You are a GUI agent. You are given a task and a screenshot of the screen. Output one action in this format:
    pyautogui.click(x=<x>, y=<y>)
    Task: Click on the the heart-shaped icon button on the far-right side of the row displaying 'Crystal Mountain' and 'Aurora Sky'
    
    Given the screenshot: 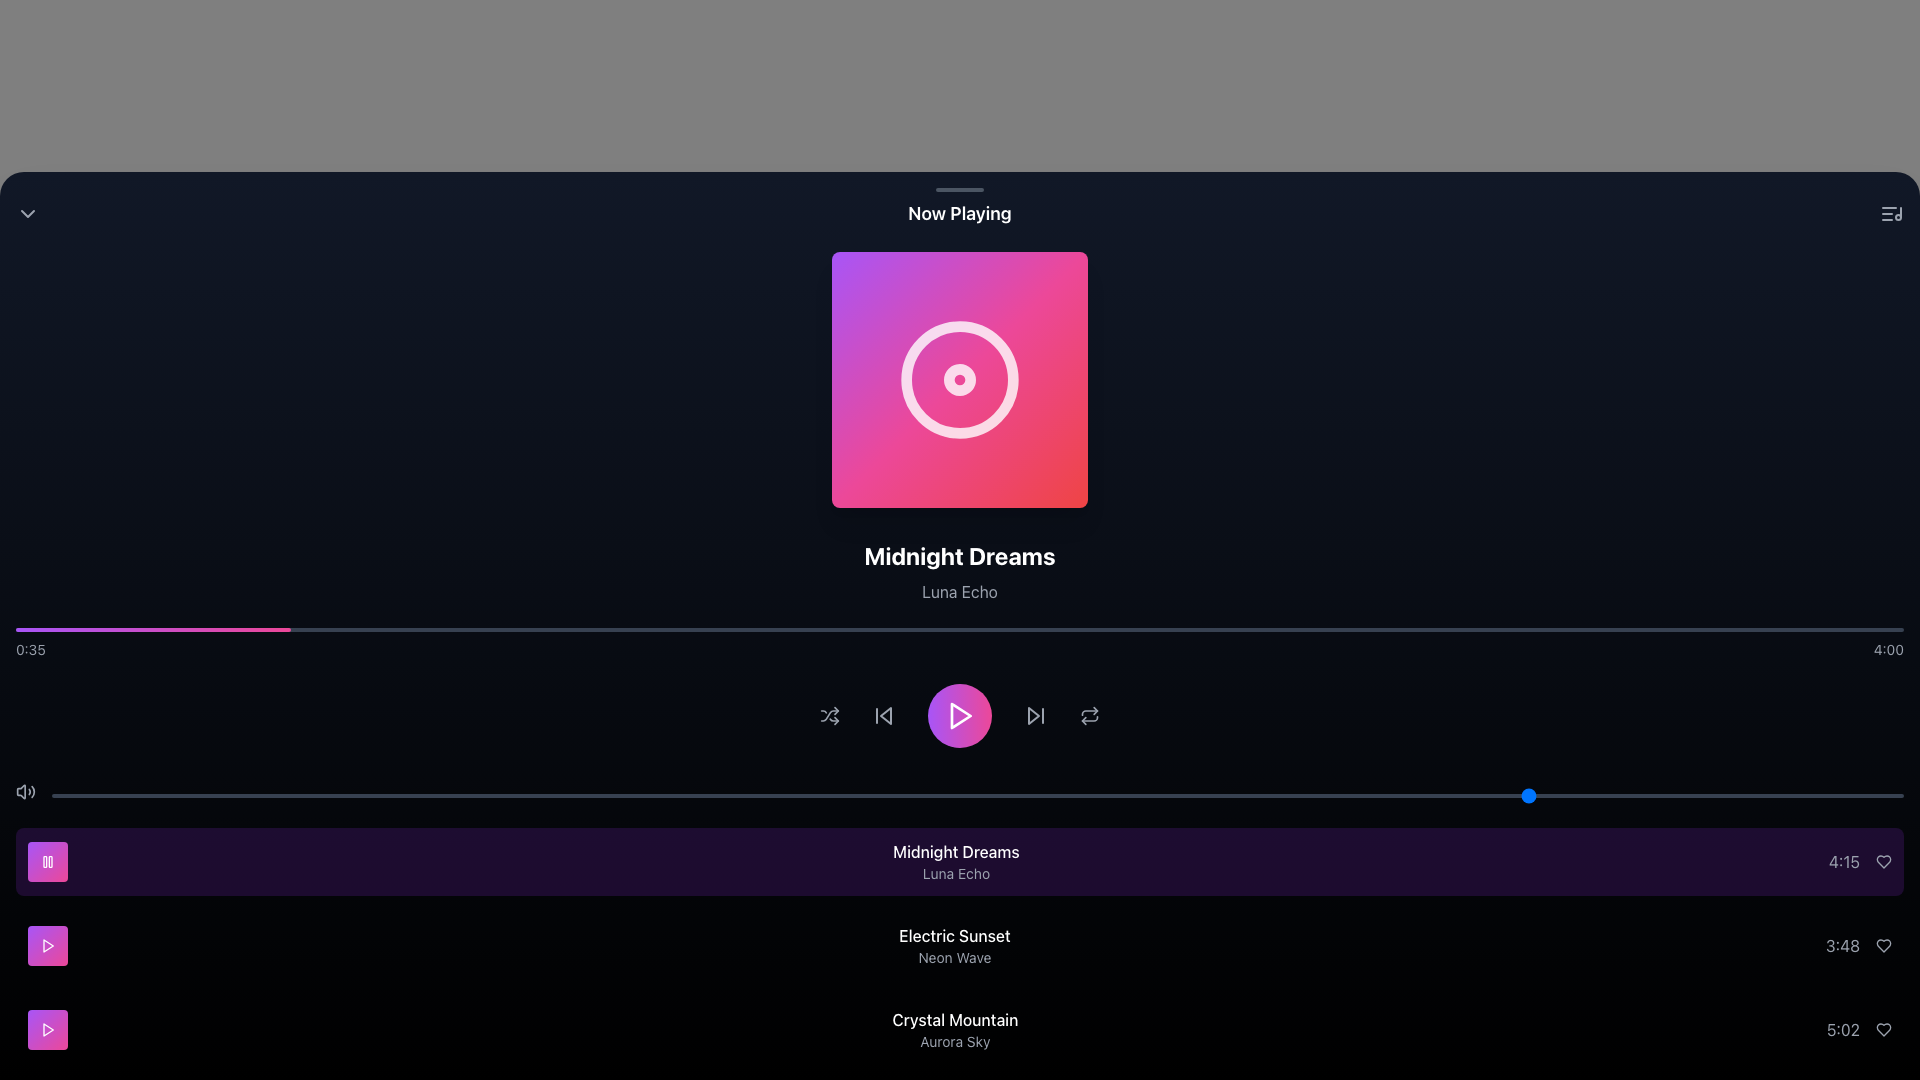 What is the action you would take?
    pyautogui.click(x=1882, y=1029)
    